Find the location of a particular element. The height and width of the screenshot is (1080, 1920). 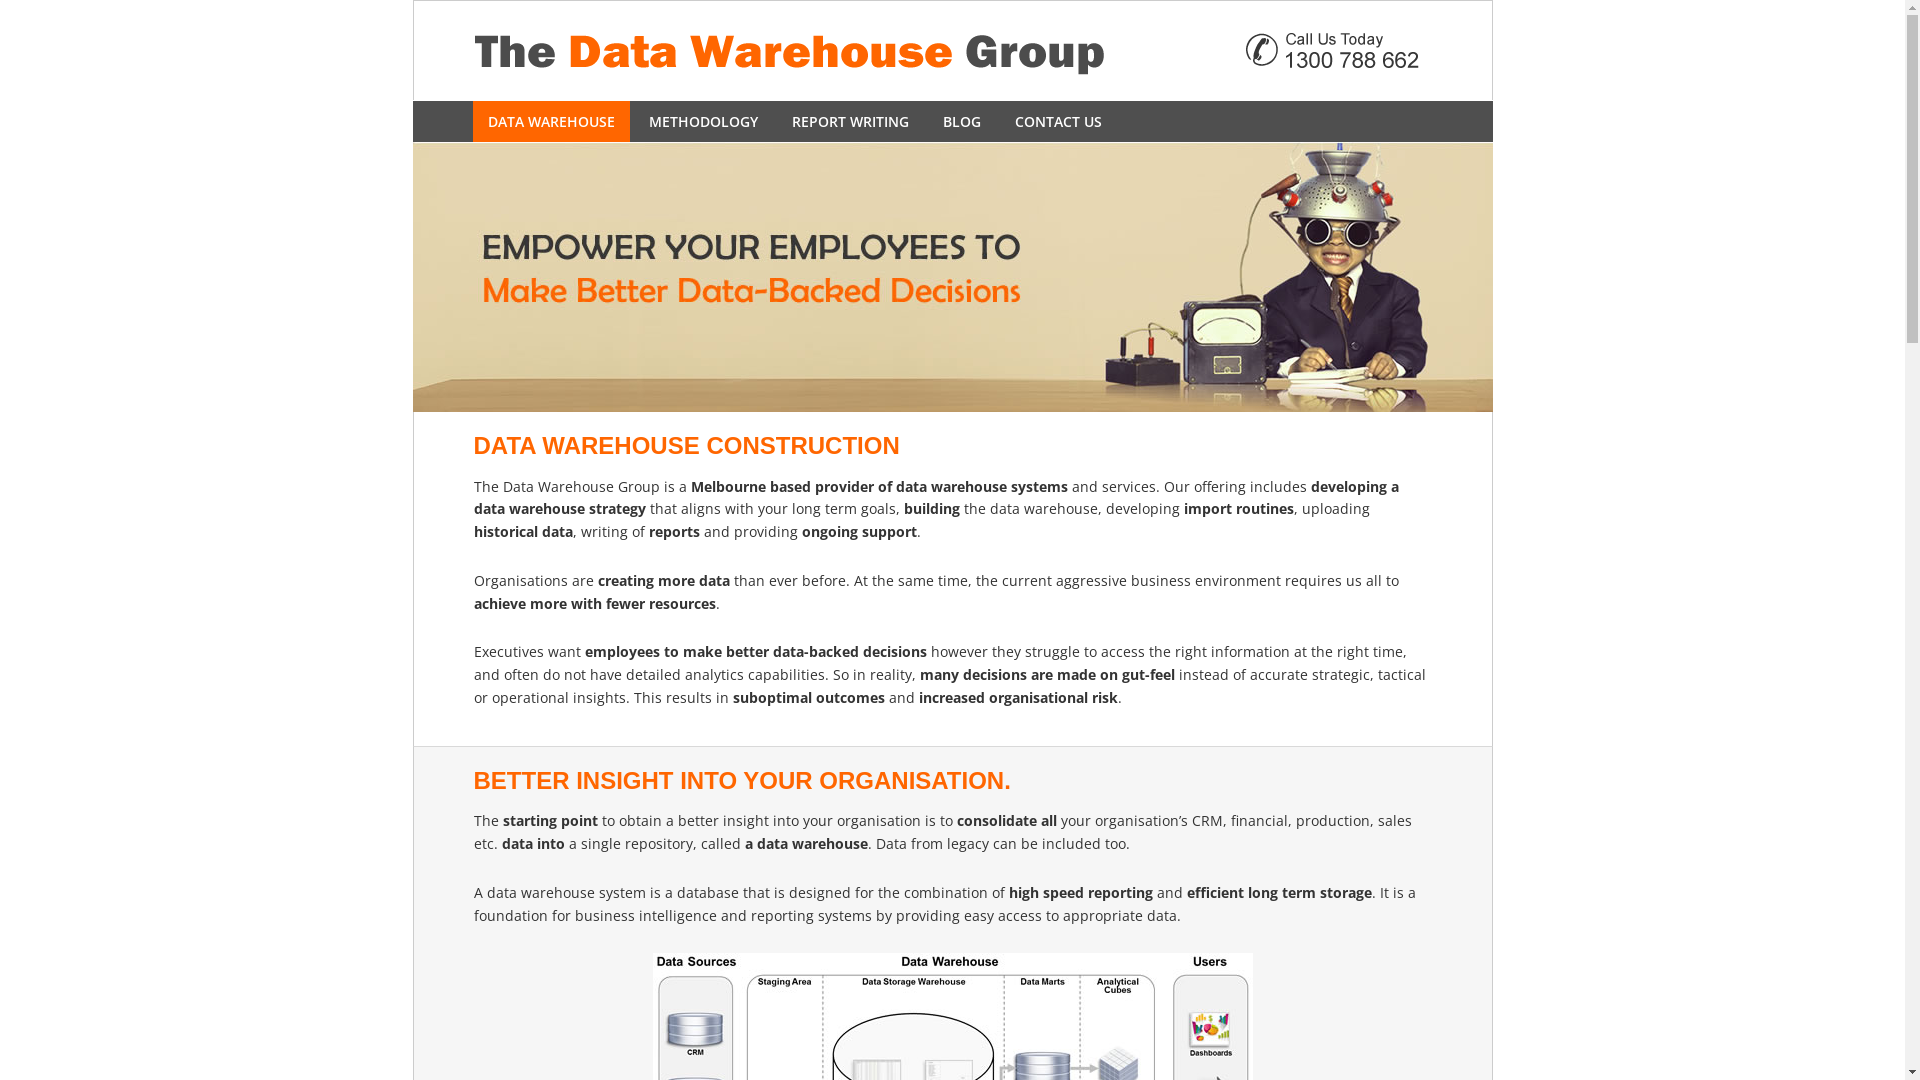

'BLOG' is located at coordinates (961, 121).